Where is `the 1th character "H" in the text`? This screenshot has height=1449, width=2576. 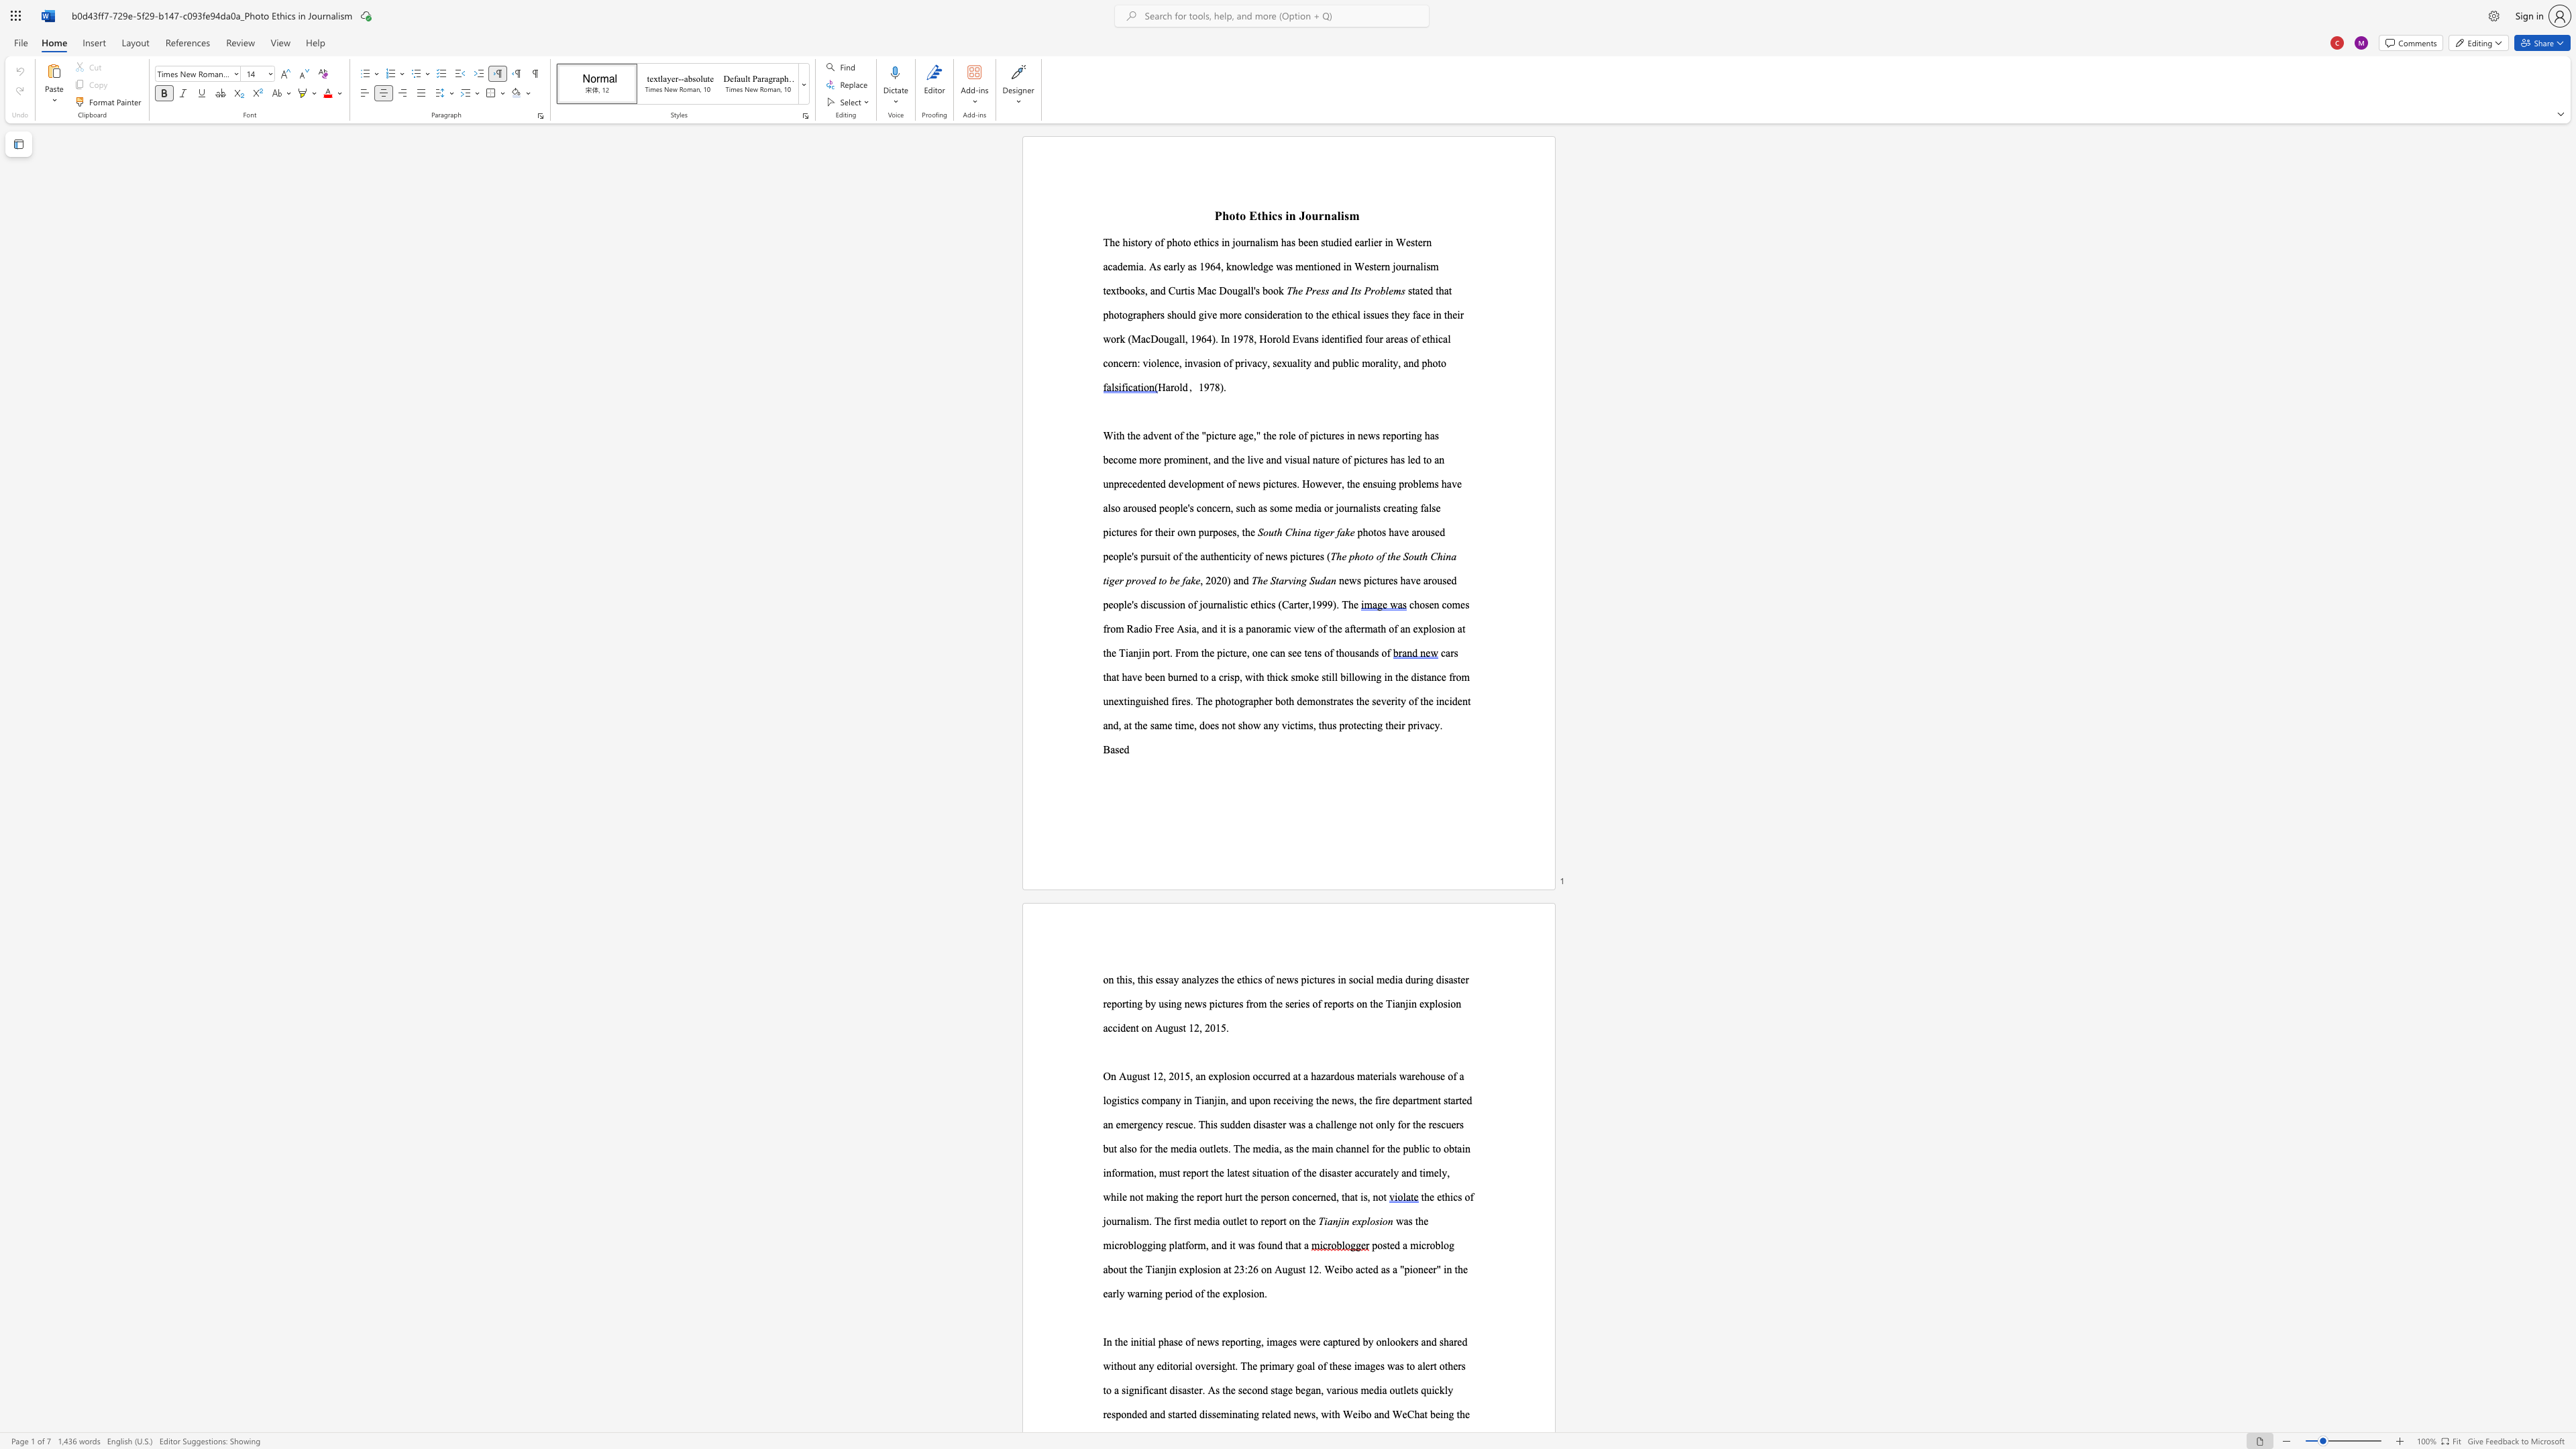 the 1th character "H" in the text is located at coordinates (1160, 387).